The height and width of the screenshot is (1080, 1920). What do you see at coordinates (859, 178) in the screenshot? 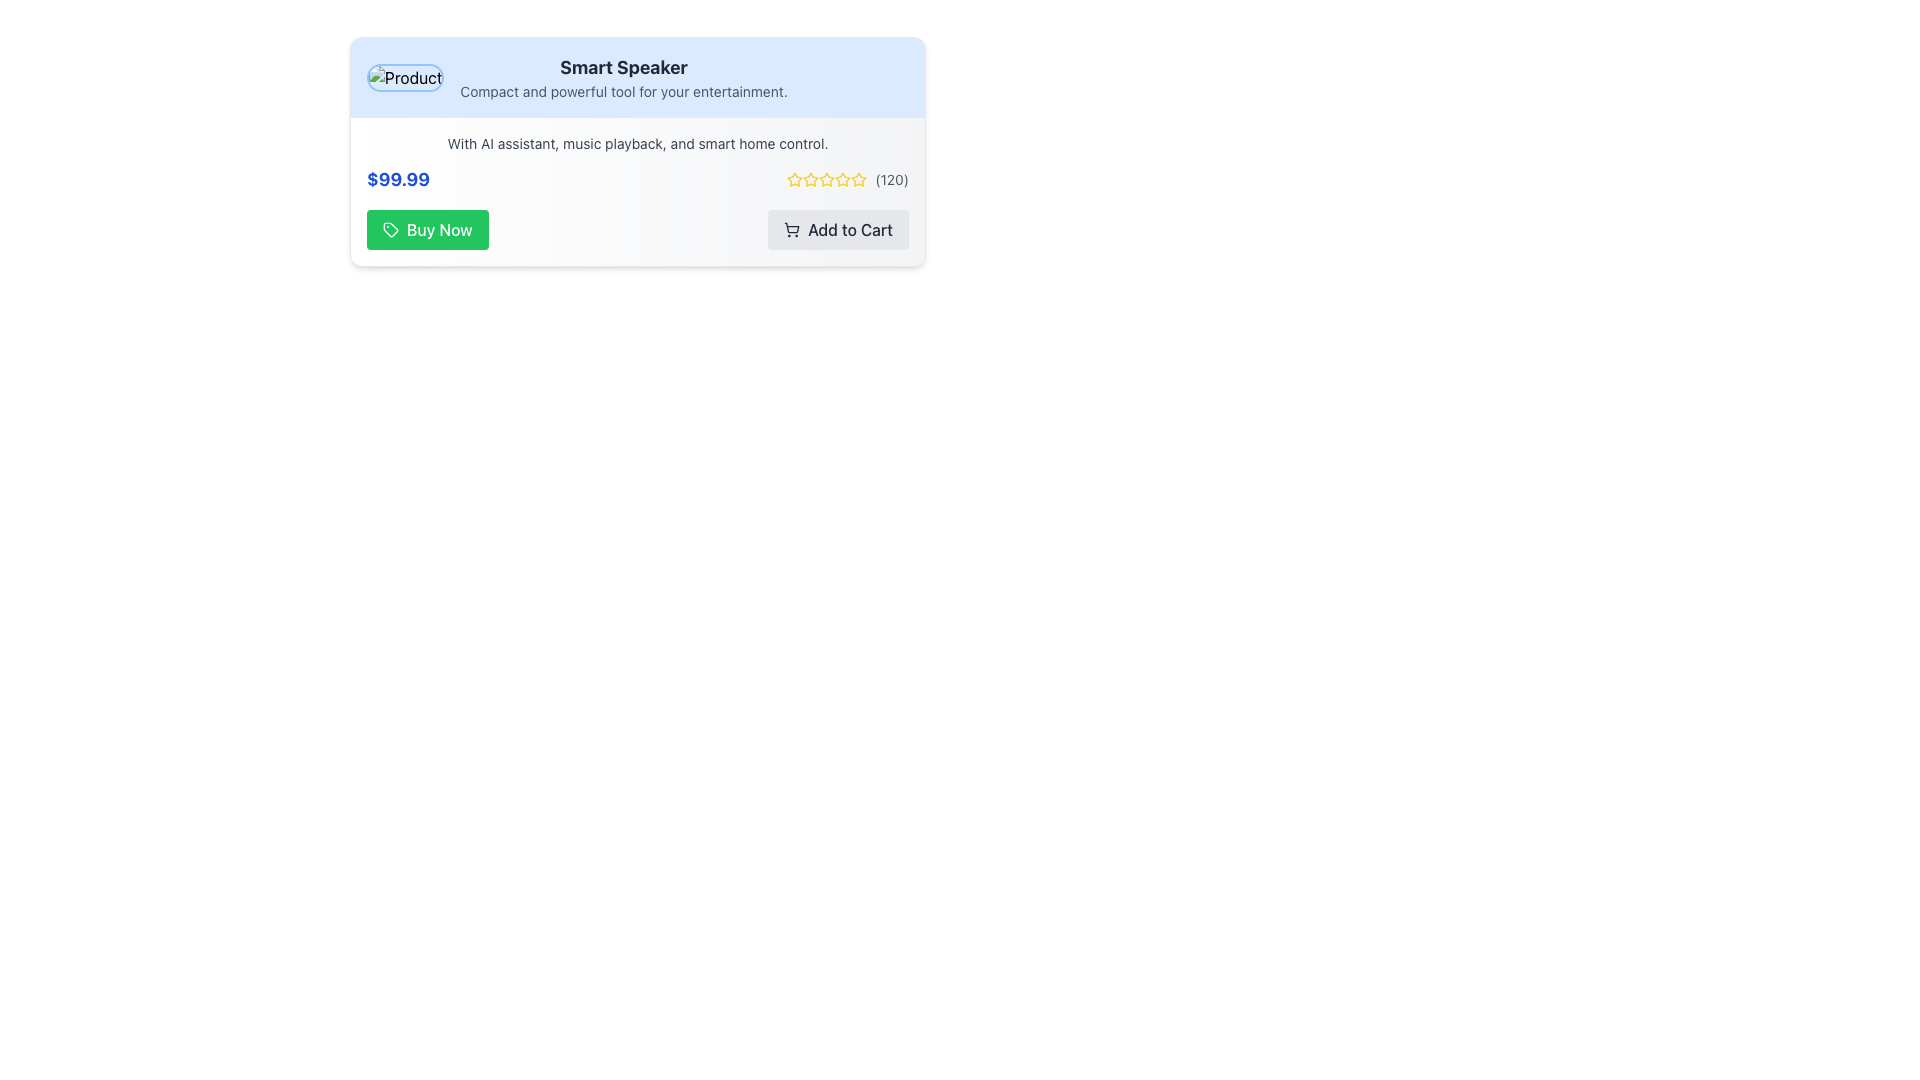
I see `the fourth Rating Star element, which is a yellow star icon in a horizontal sequence of five stars beneath the product description text` at bounding box center [859, 178].